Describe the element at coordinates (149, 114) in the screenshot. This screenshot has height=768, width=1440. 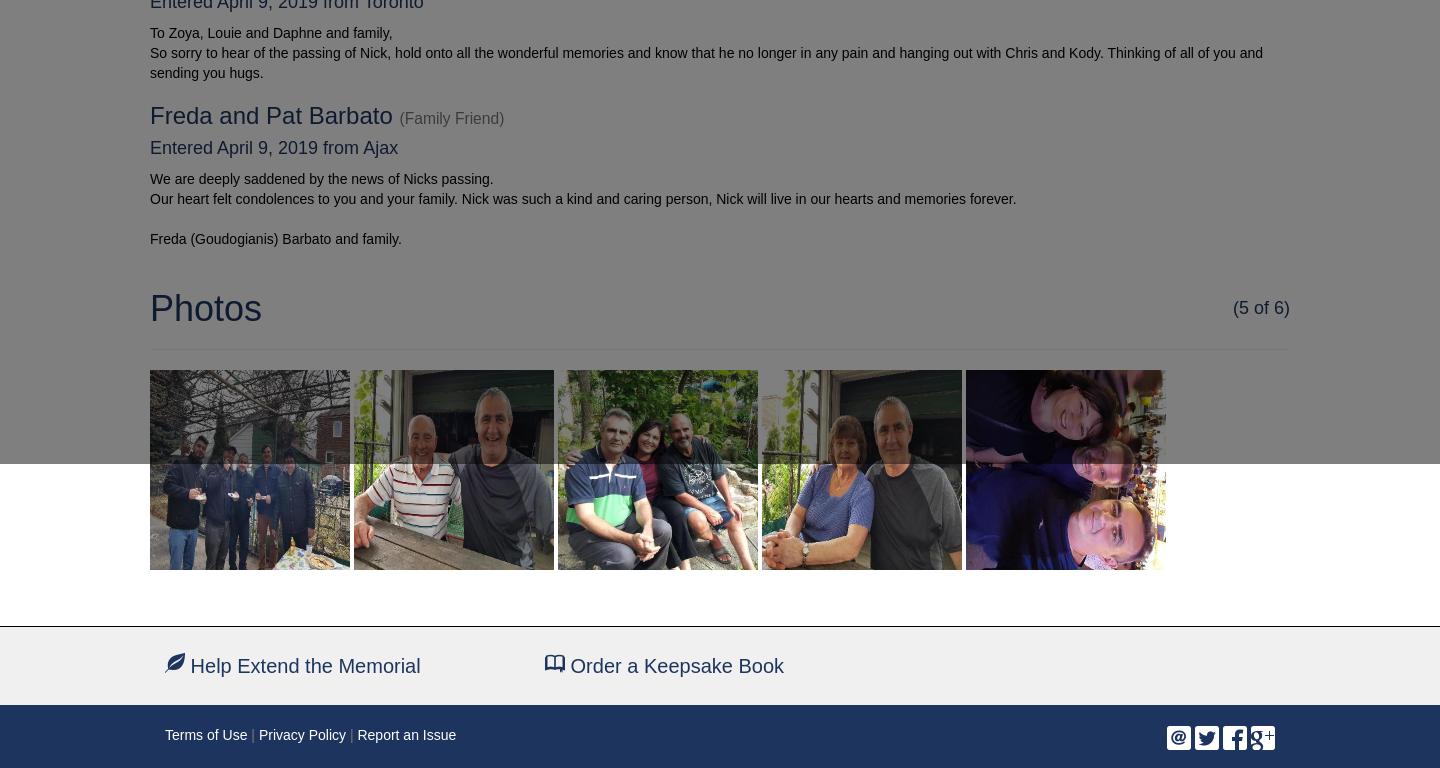
I see `'Freda and Pat Barbato'` at that location.